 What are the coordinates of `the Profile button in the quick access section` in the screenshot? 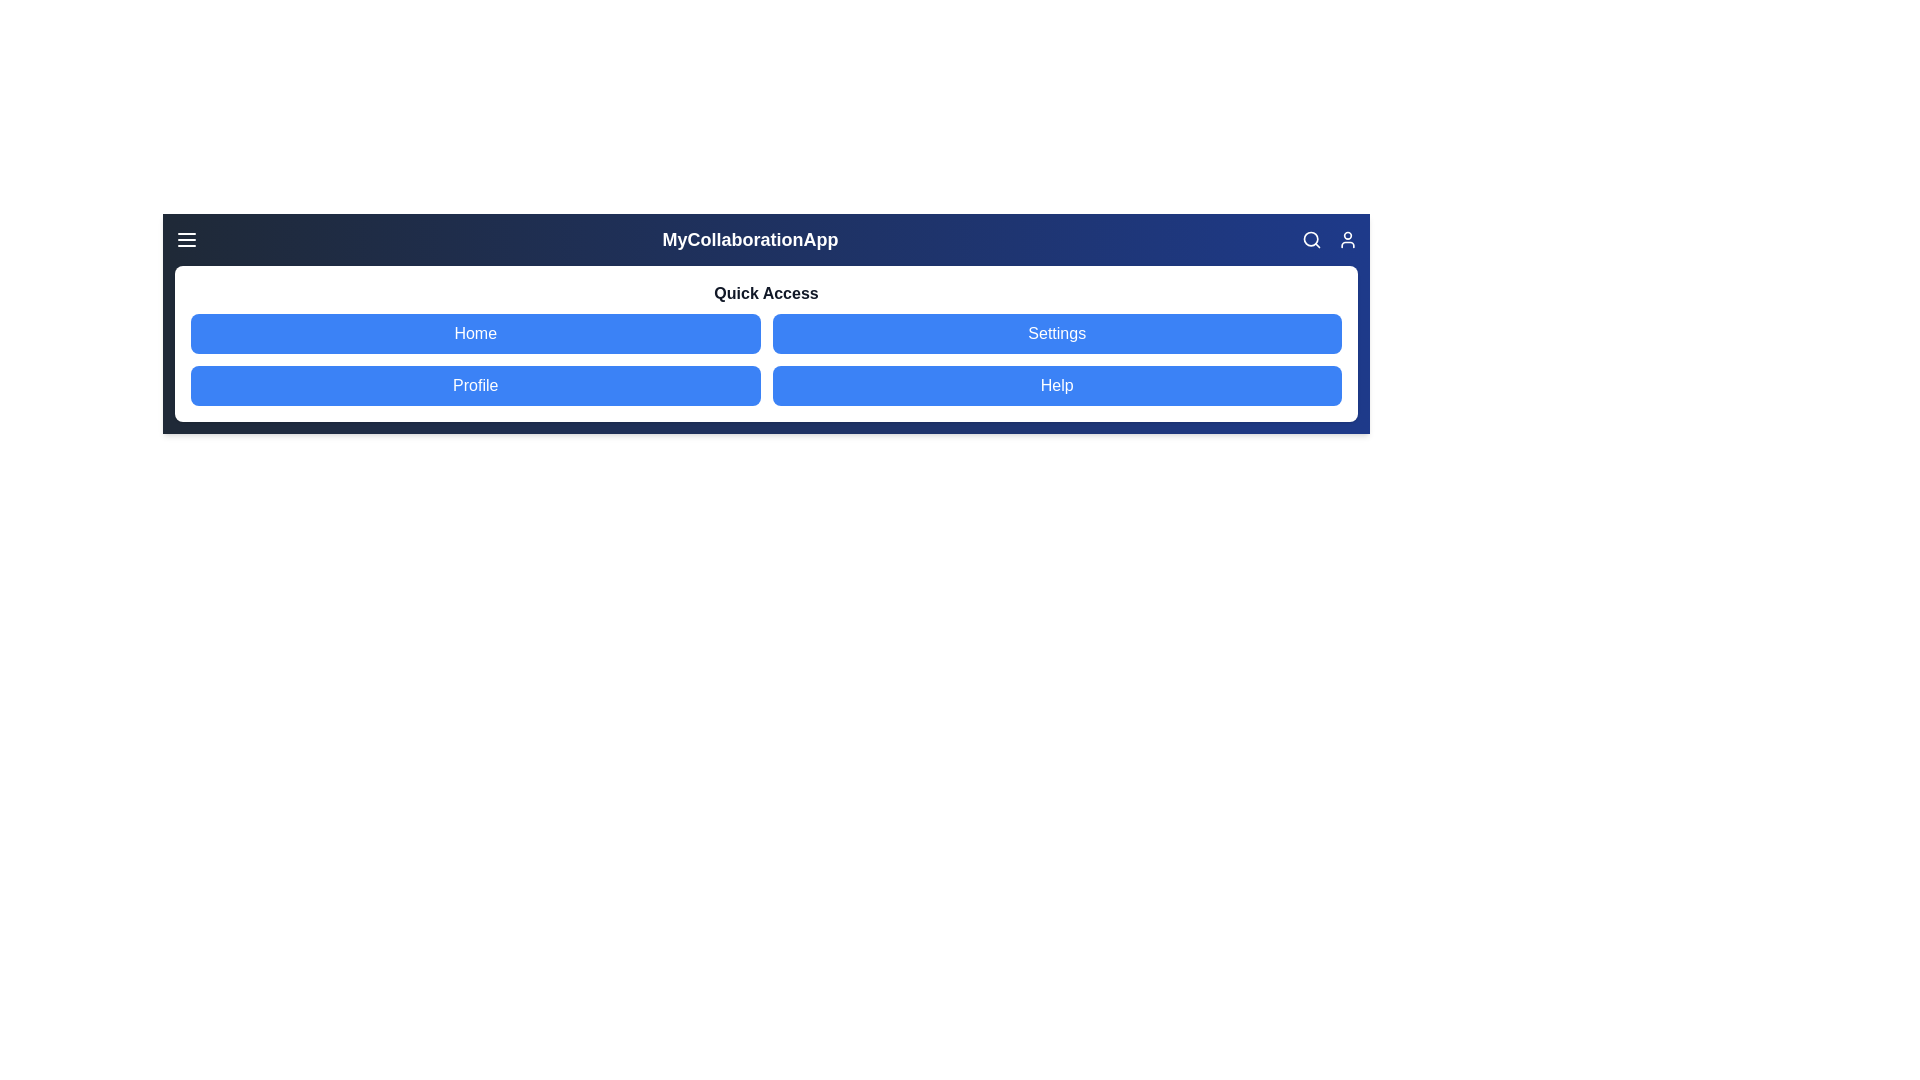 It's located at (474, 385).